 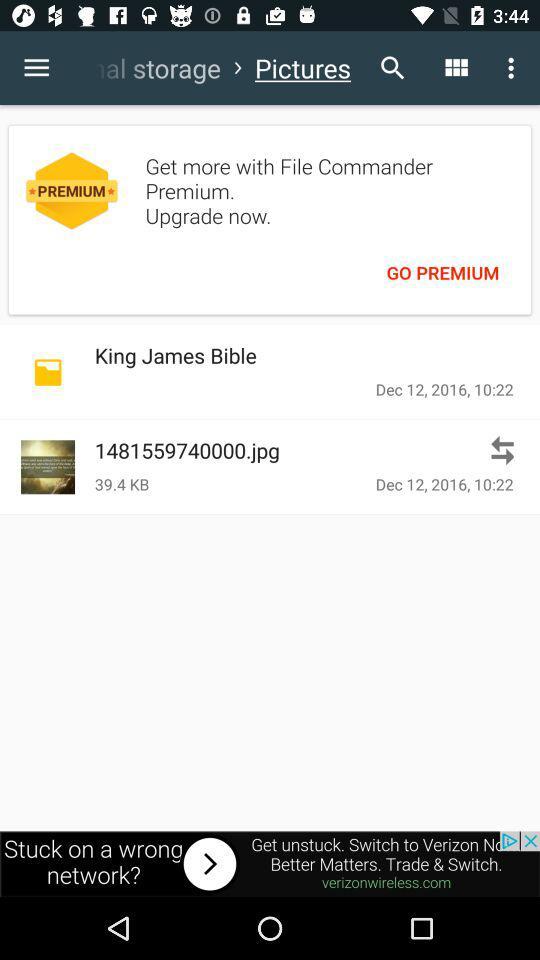 I want to click on navigate to advertisement, so click(x=270, y=863).